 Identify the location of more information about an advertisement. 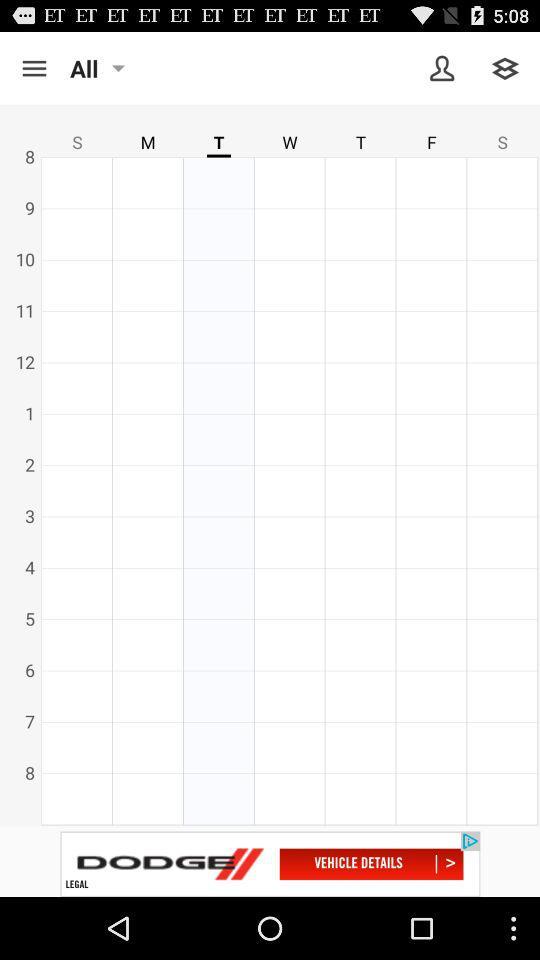
(270, 863).